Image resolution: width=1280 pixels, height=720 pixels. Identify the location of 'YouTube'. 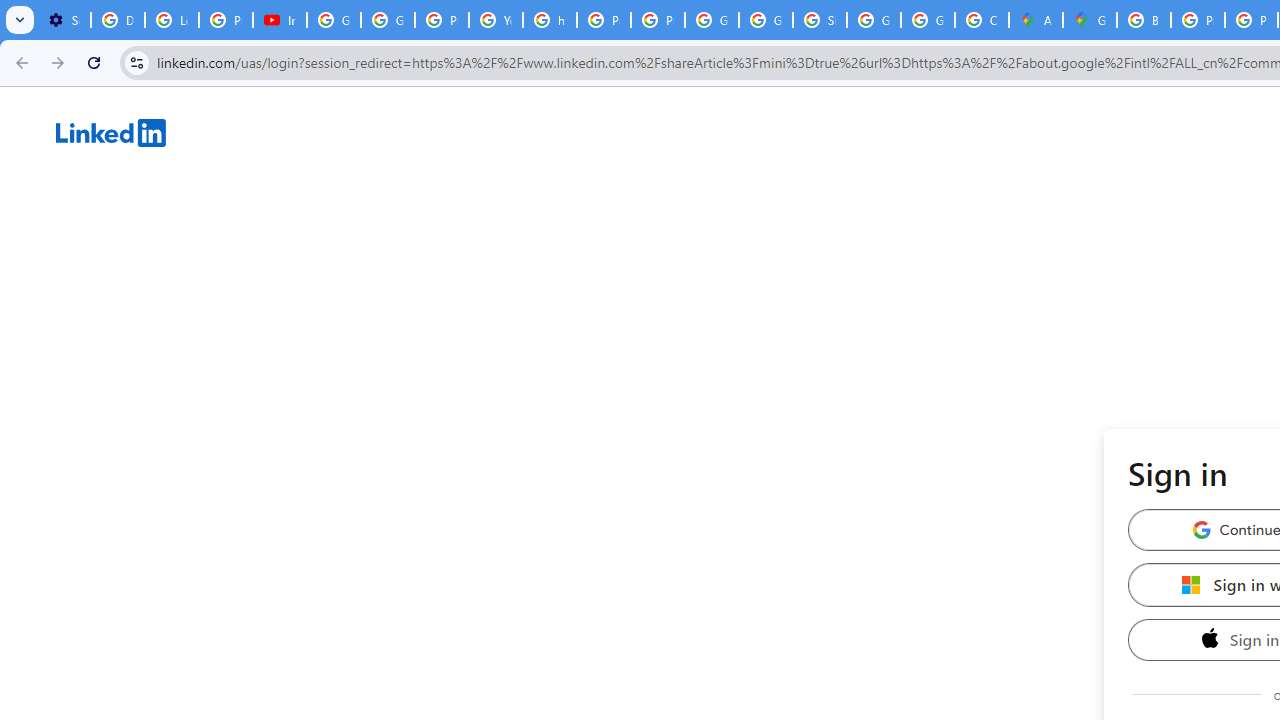
(496, 20).